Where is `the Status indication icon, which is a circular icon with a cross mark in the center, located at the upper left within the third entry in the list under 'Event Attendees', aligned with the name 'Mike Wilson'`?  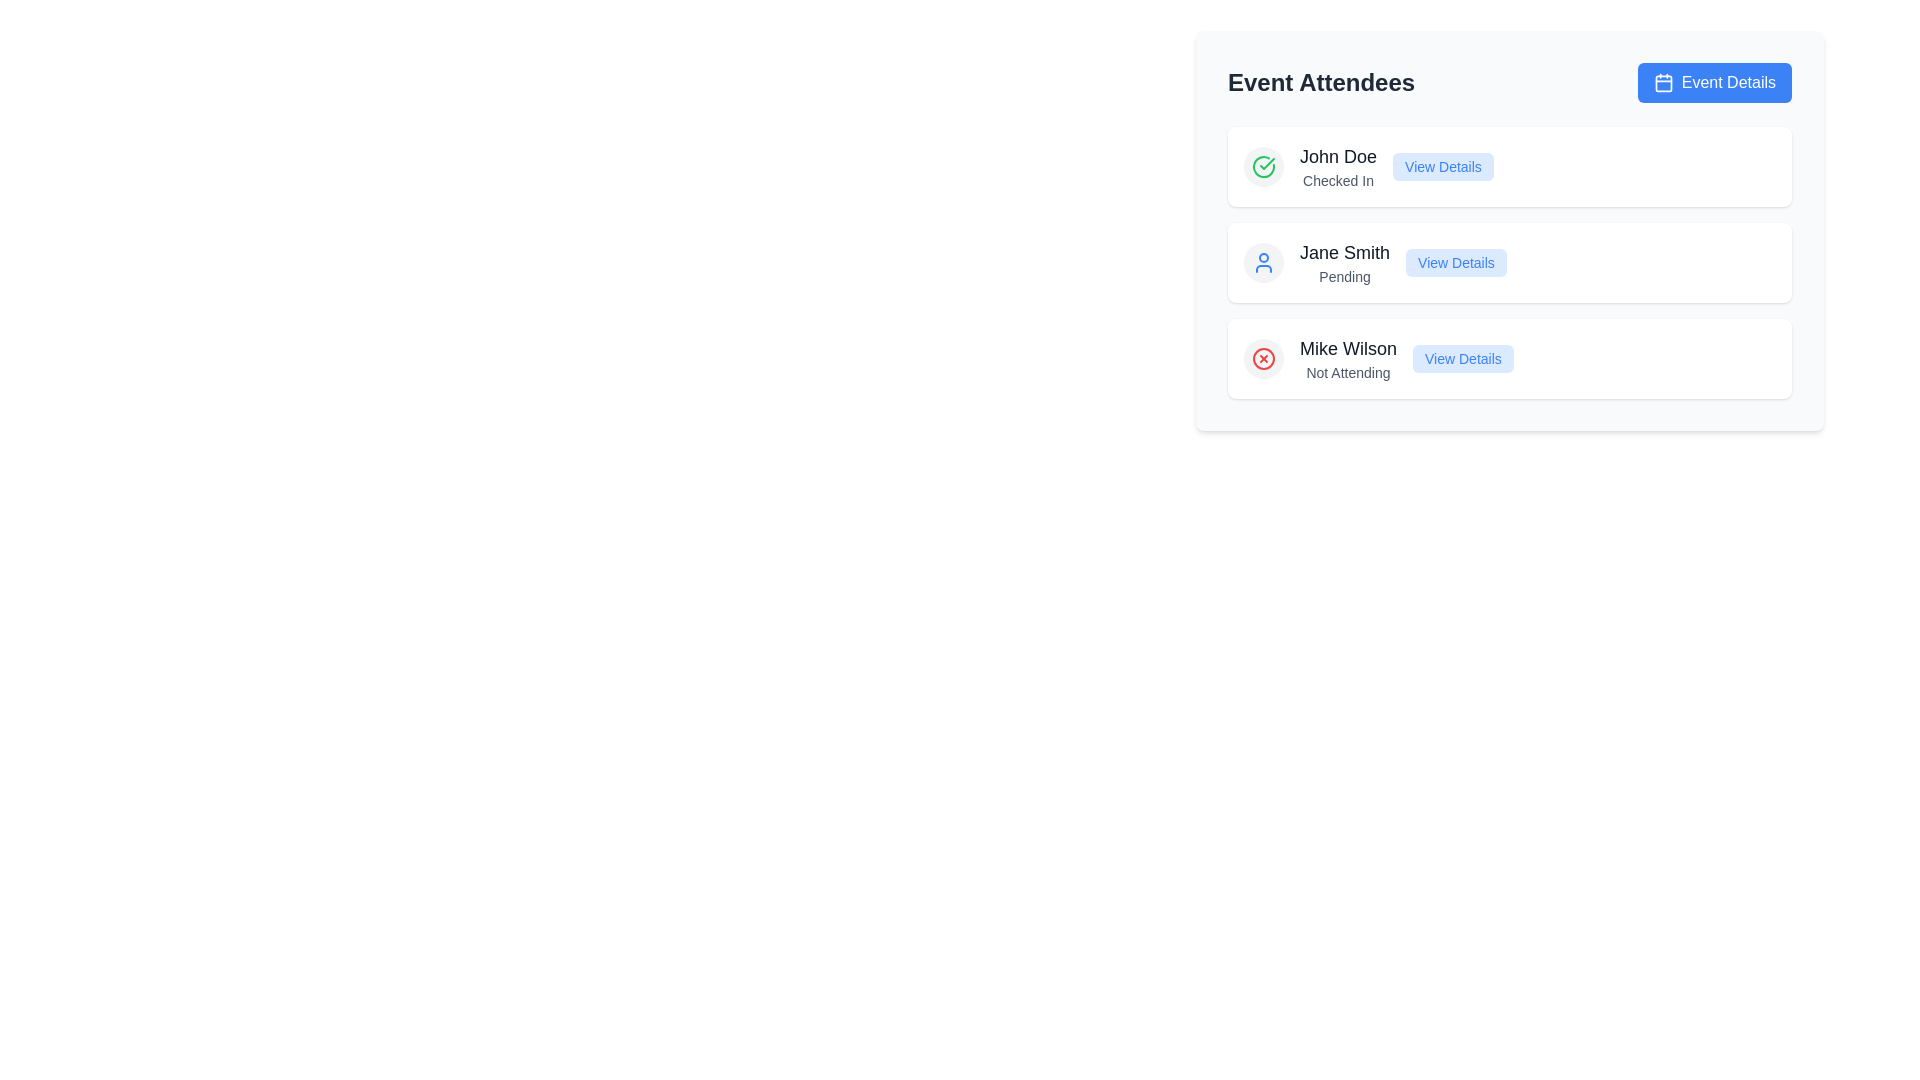 the Status indication icon, which is a circular icon with a cross mark in the center, located at the upper left within the third entry in the list under 'Event Attendees', aligned with the name 'Mike Wilson' is located at coordinates (1262, 357).